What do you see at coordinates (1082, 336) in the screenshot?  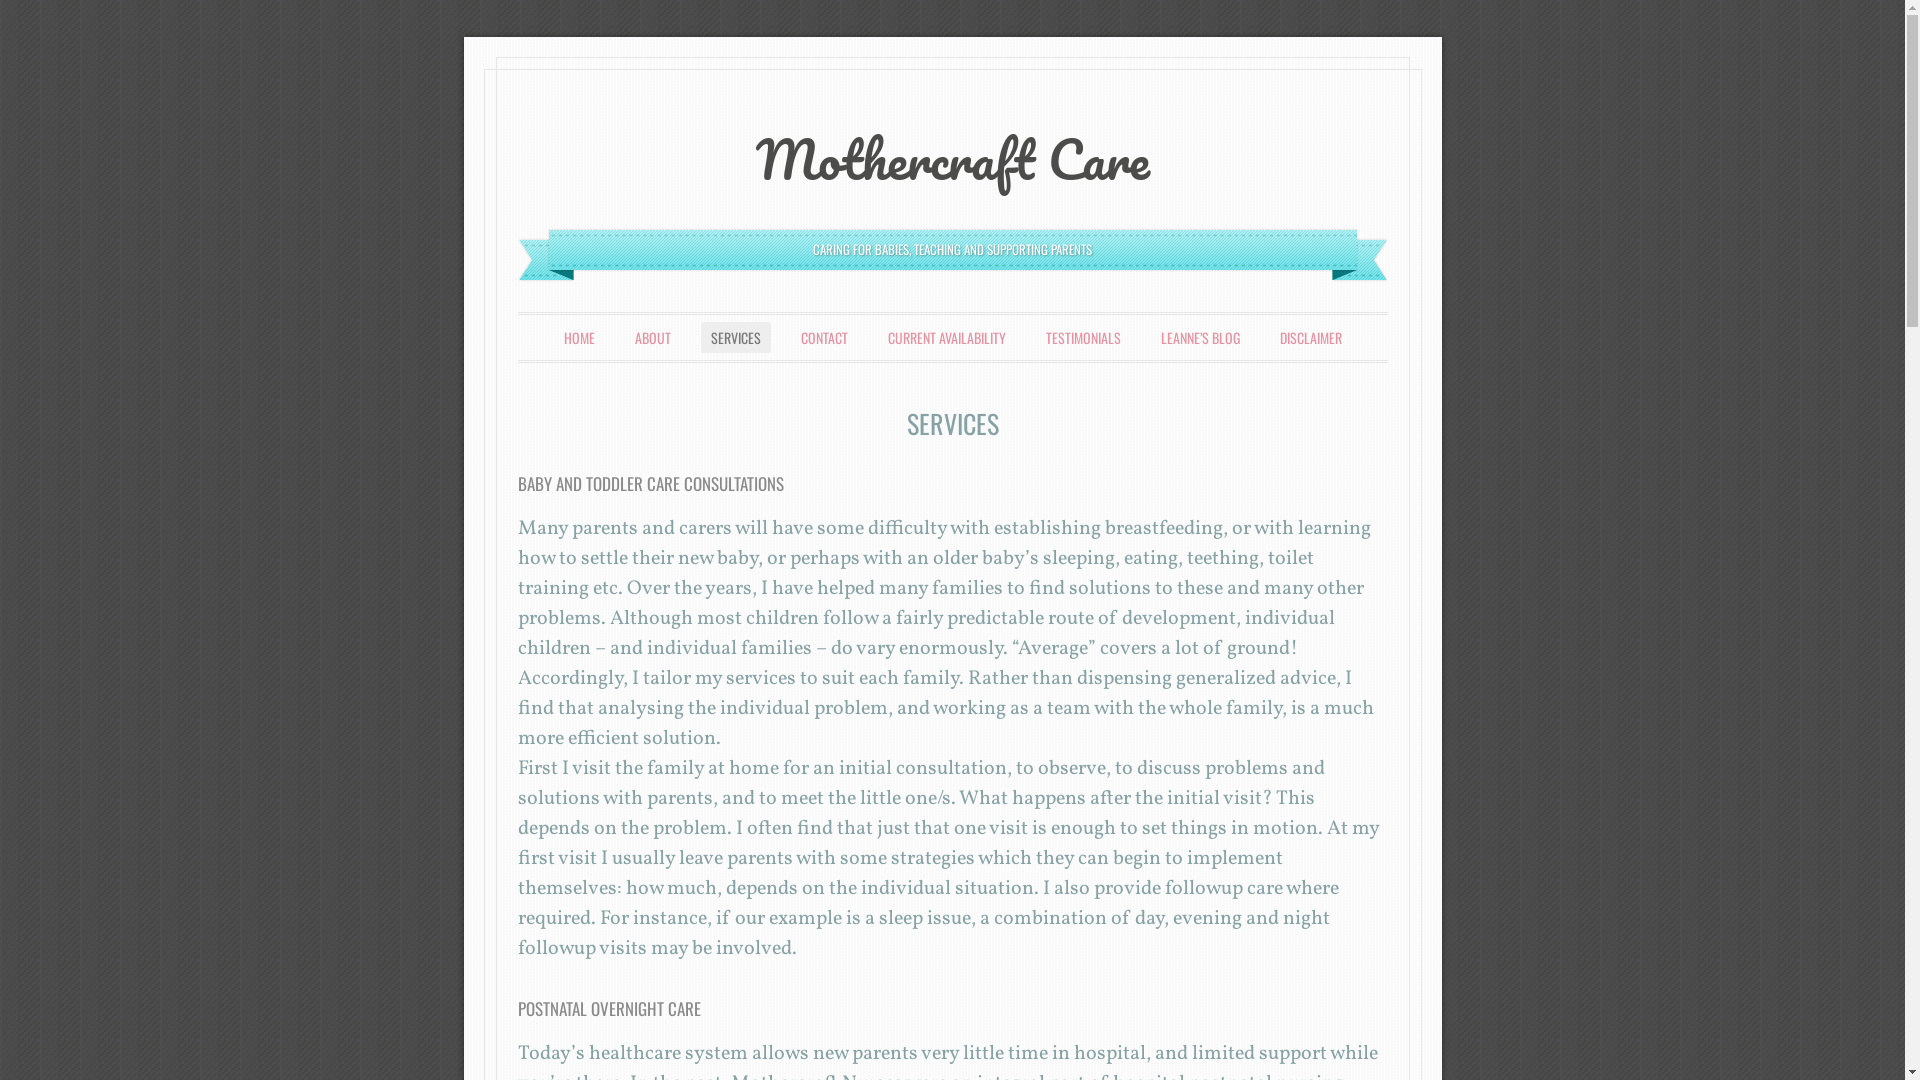 I see `'TESTIMONIALS'` at bounding box center [1082, 336].